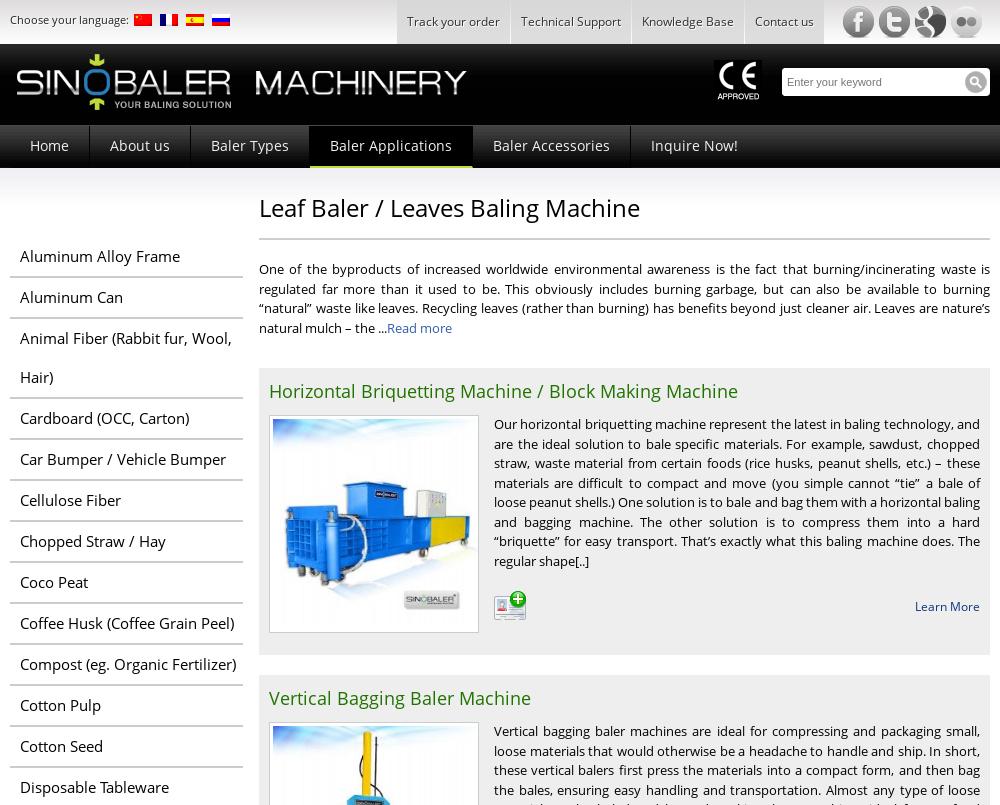 The width and height of the screenshot is (1000, 805). Describe the element at coordinates (92, 539) in the screenshot. I see `'Chopped Straw / Hay'` at that location.